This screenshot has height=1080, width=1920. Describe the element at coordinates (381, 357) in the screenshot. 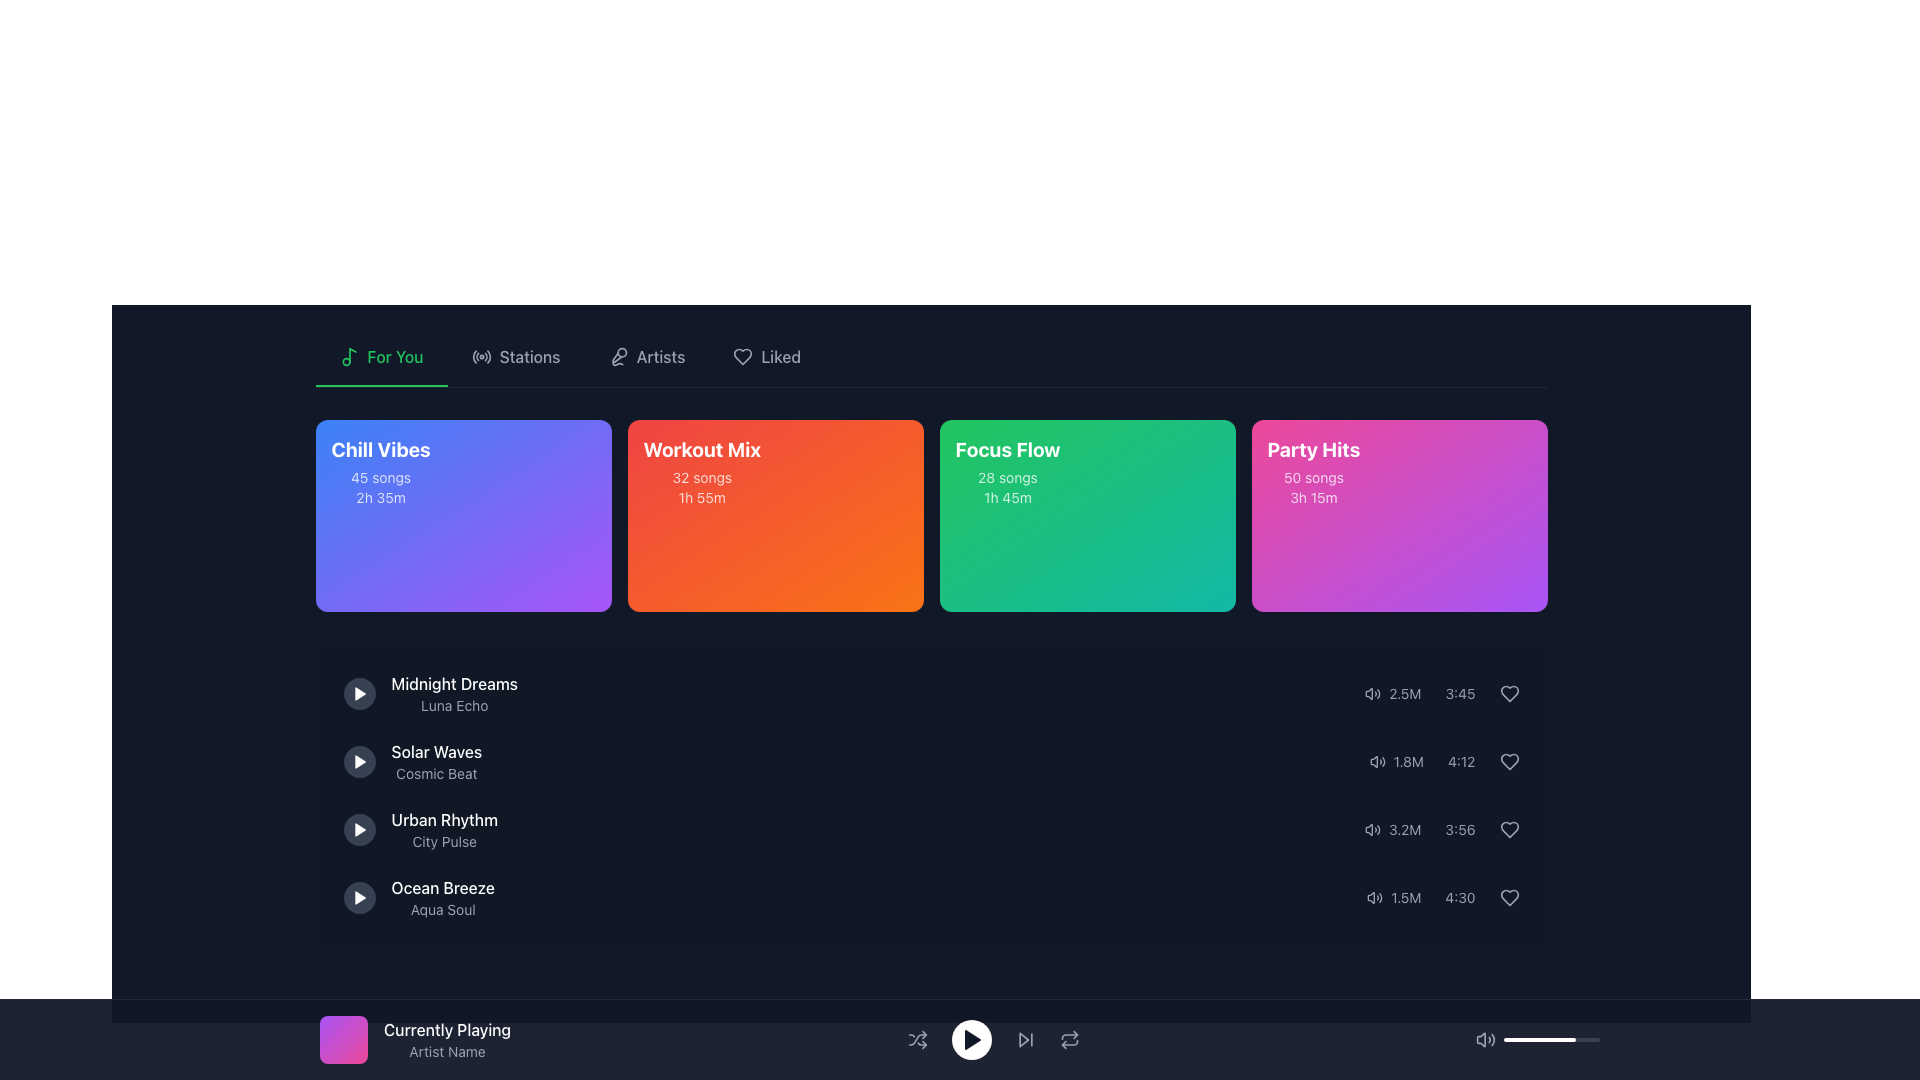

I see `the 'For You' button, which displays the text in a green font with a musical note icon on its left, located in the top-left section of the interface` at that location.